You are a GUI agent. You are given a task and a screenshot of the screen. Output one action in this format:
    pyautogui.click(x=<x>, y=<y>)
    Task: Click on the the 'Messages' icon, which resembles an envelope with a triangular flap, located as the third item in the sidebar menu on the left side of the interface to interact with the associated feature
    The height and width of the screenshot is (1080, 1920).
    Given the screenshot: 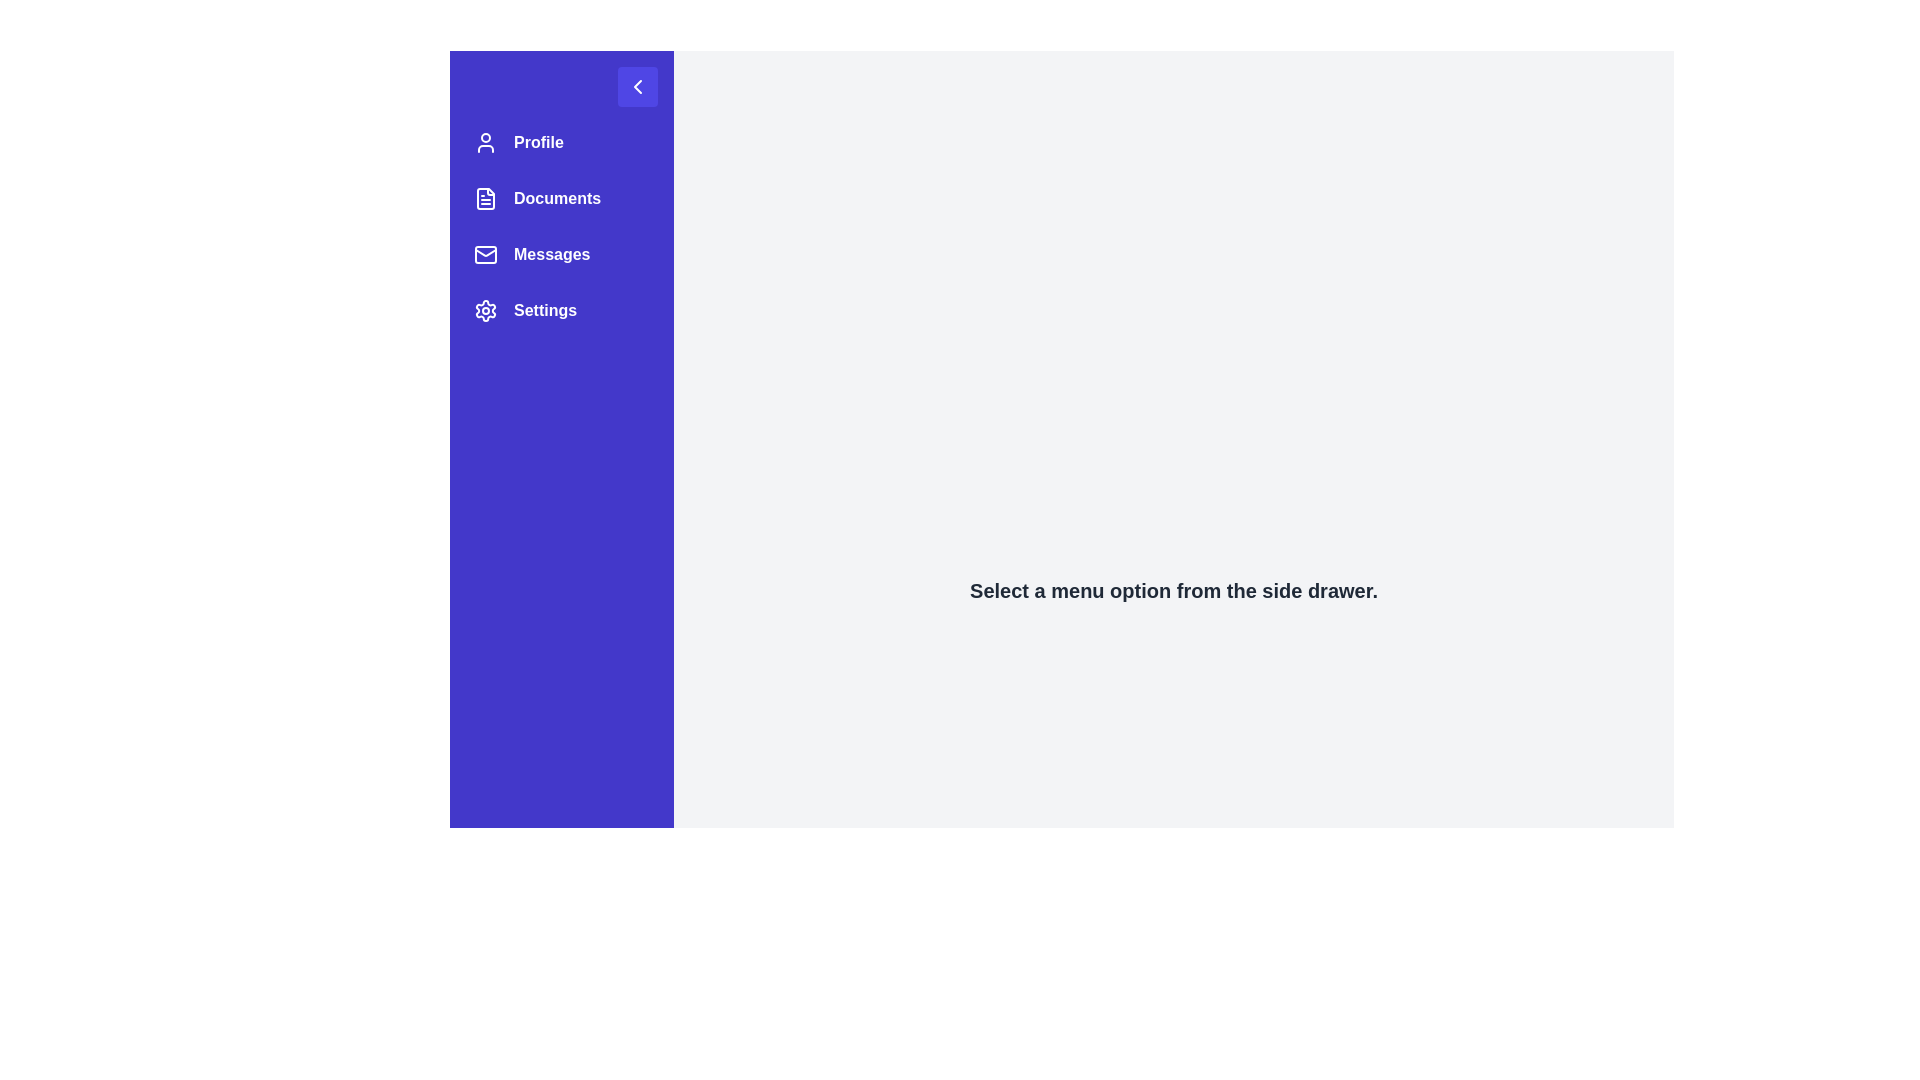 What is the action you would take?
    pyautogui.click(x=485, y=250)
    